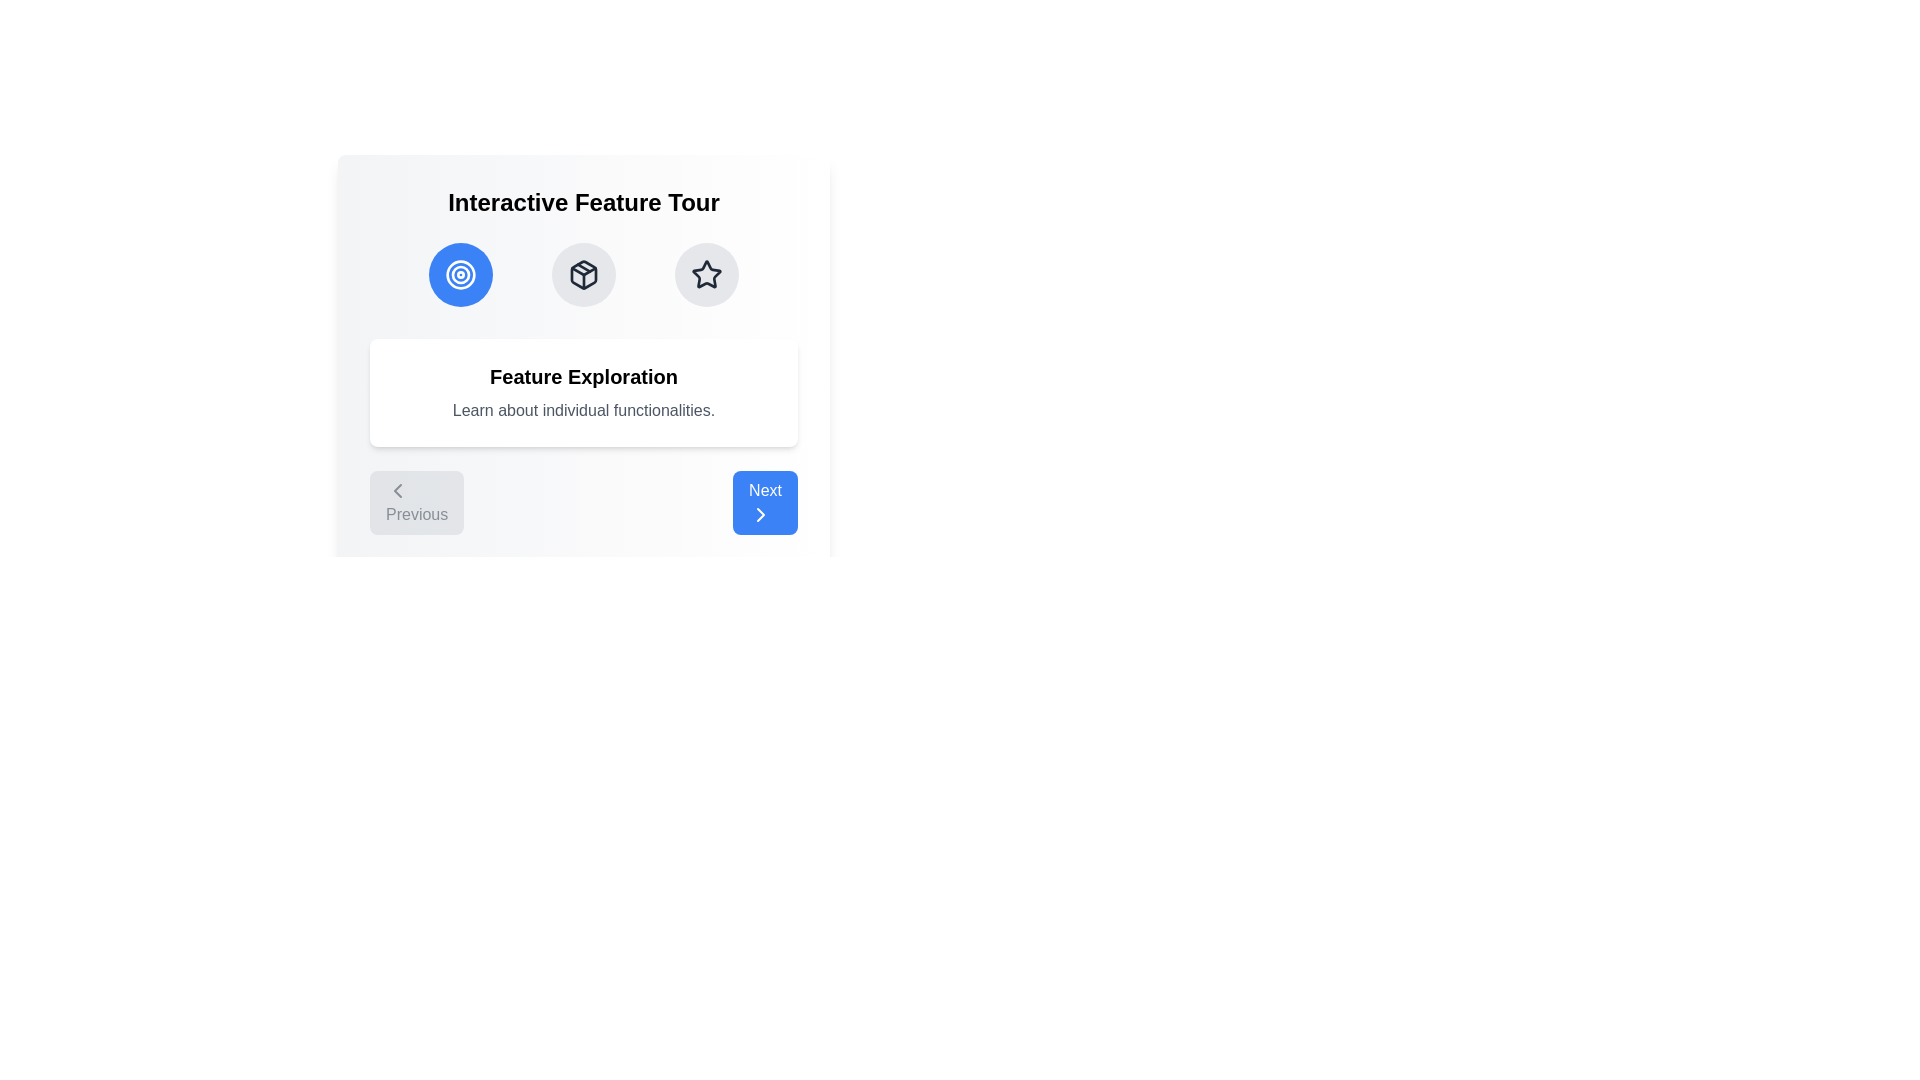  Describe the element at coordinates (398, 490) in the screenshot. I see `the SVG-based chevron symbol representing 'Go to Previous' located in the left button grouping of the navigation area` at that location.